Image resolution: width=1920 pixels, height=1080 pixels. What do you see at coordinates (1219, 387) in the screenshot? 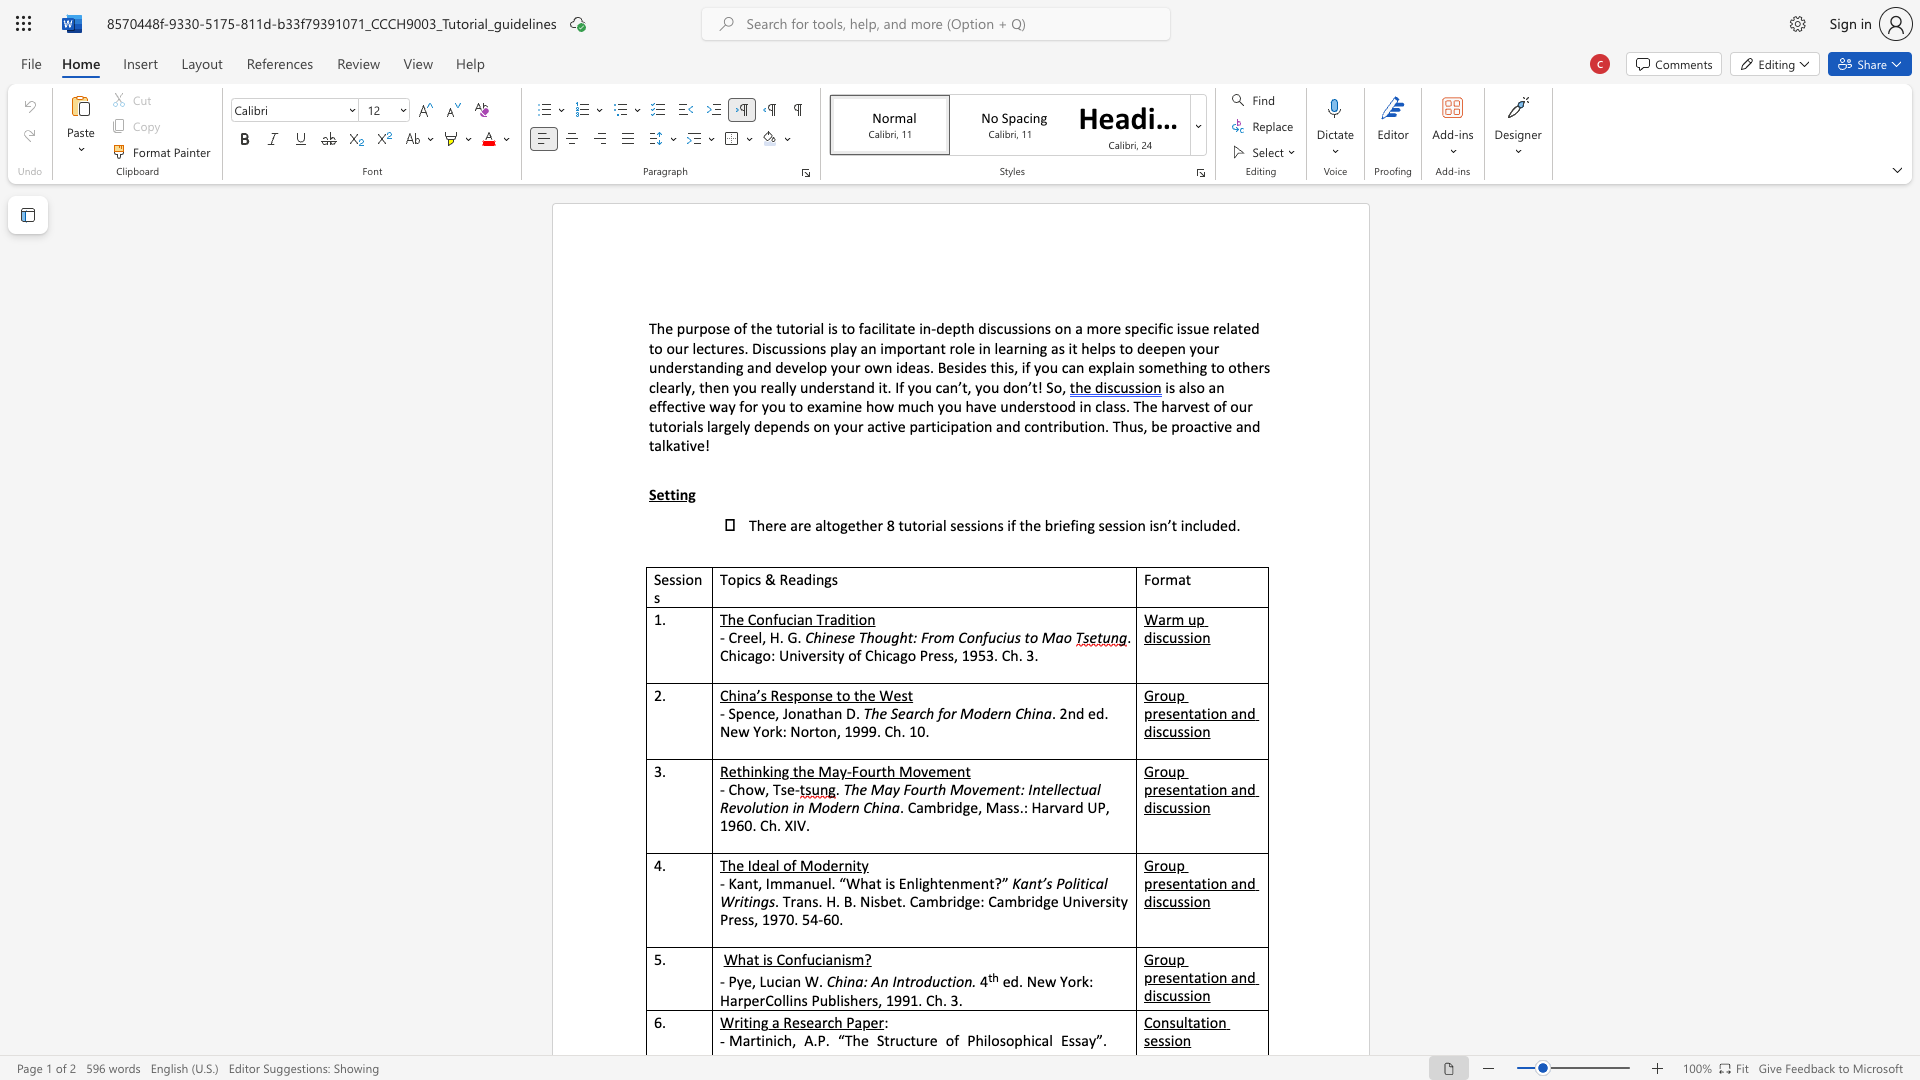
I see `the 1th character "n" in the text` at bounding box center [1219, 387].